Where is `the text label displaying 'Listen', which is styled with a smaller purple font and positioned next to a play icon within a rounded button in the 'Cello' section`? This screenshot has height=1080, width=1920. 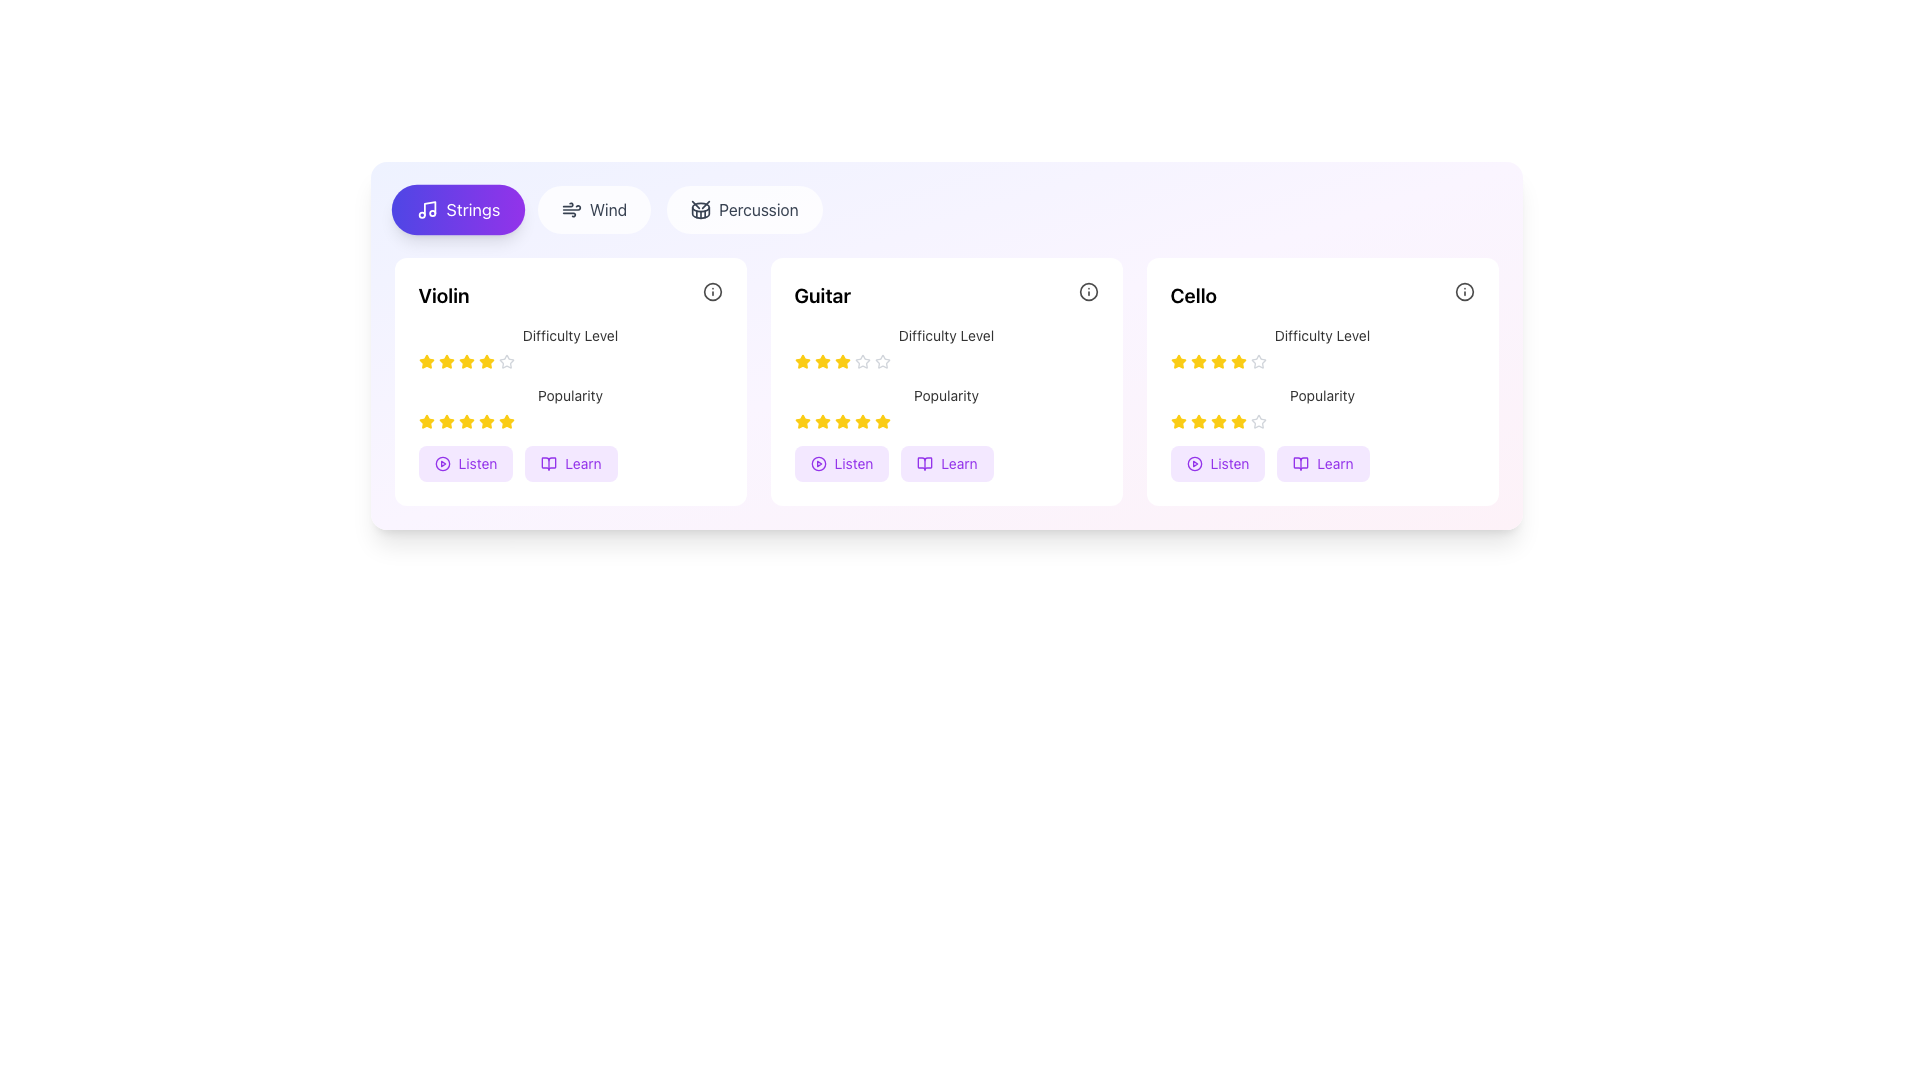 the text label displaying 'Listen', which is styled with a smaller purple font and positioned next to a play icon within a rounded button in the 'Cello' section is located at coordinates (1228, 463).